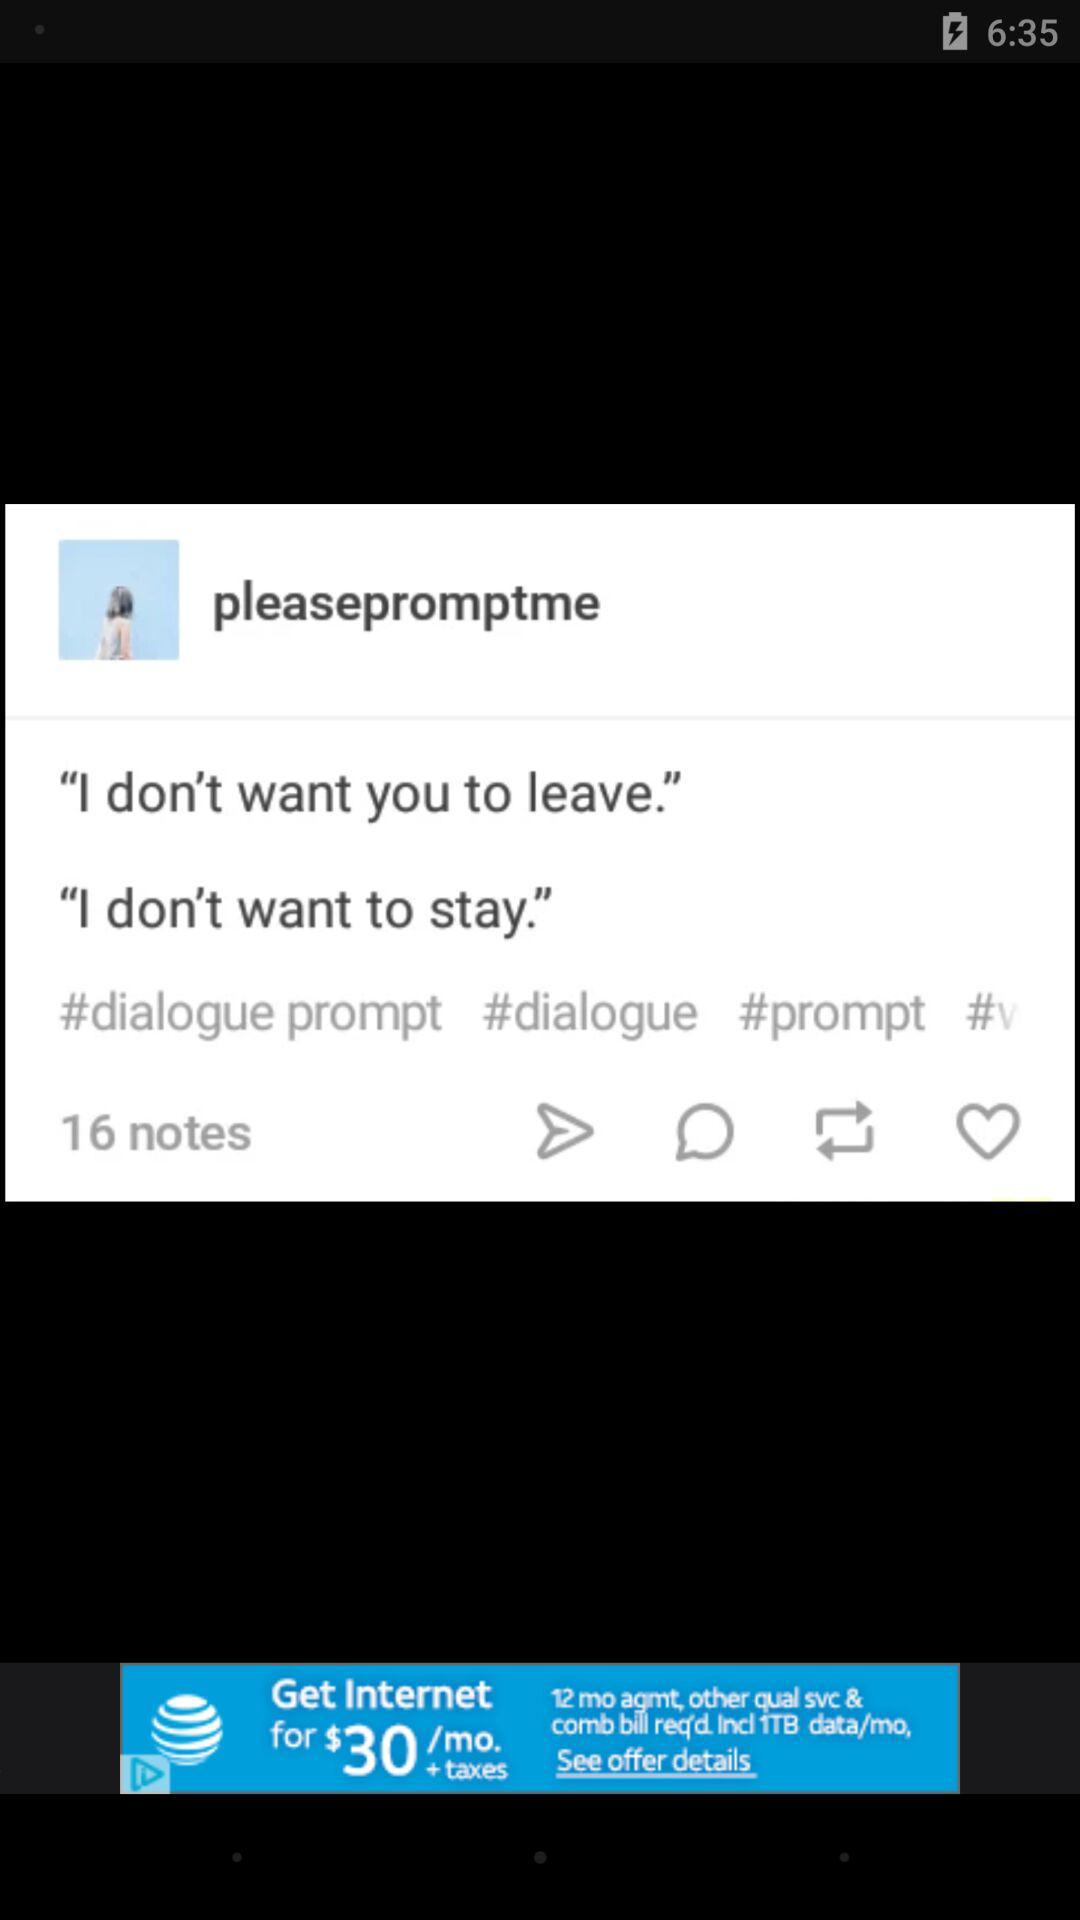 This screenshot has height=1920, width=1080. Describe the element at coordinates (540, 1727) in the screenshot. I see `advertisement` at that location.